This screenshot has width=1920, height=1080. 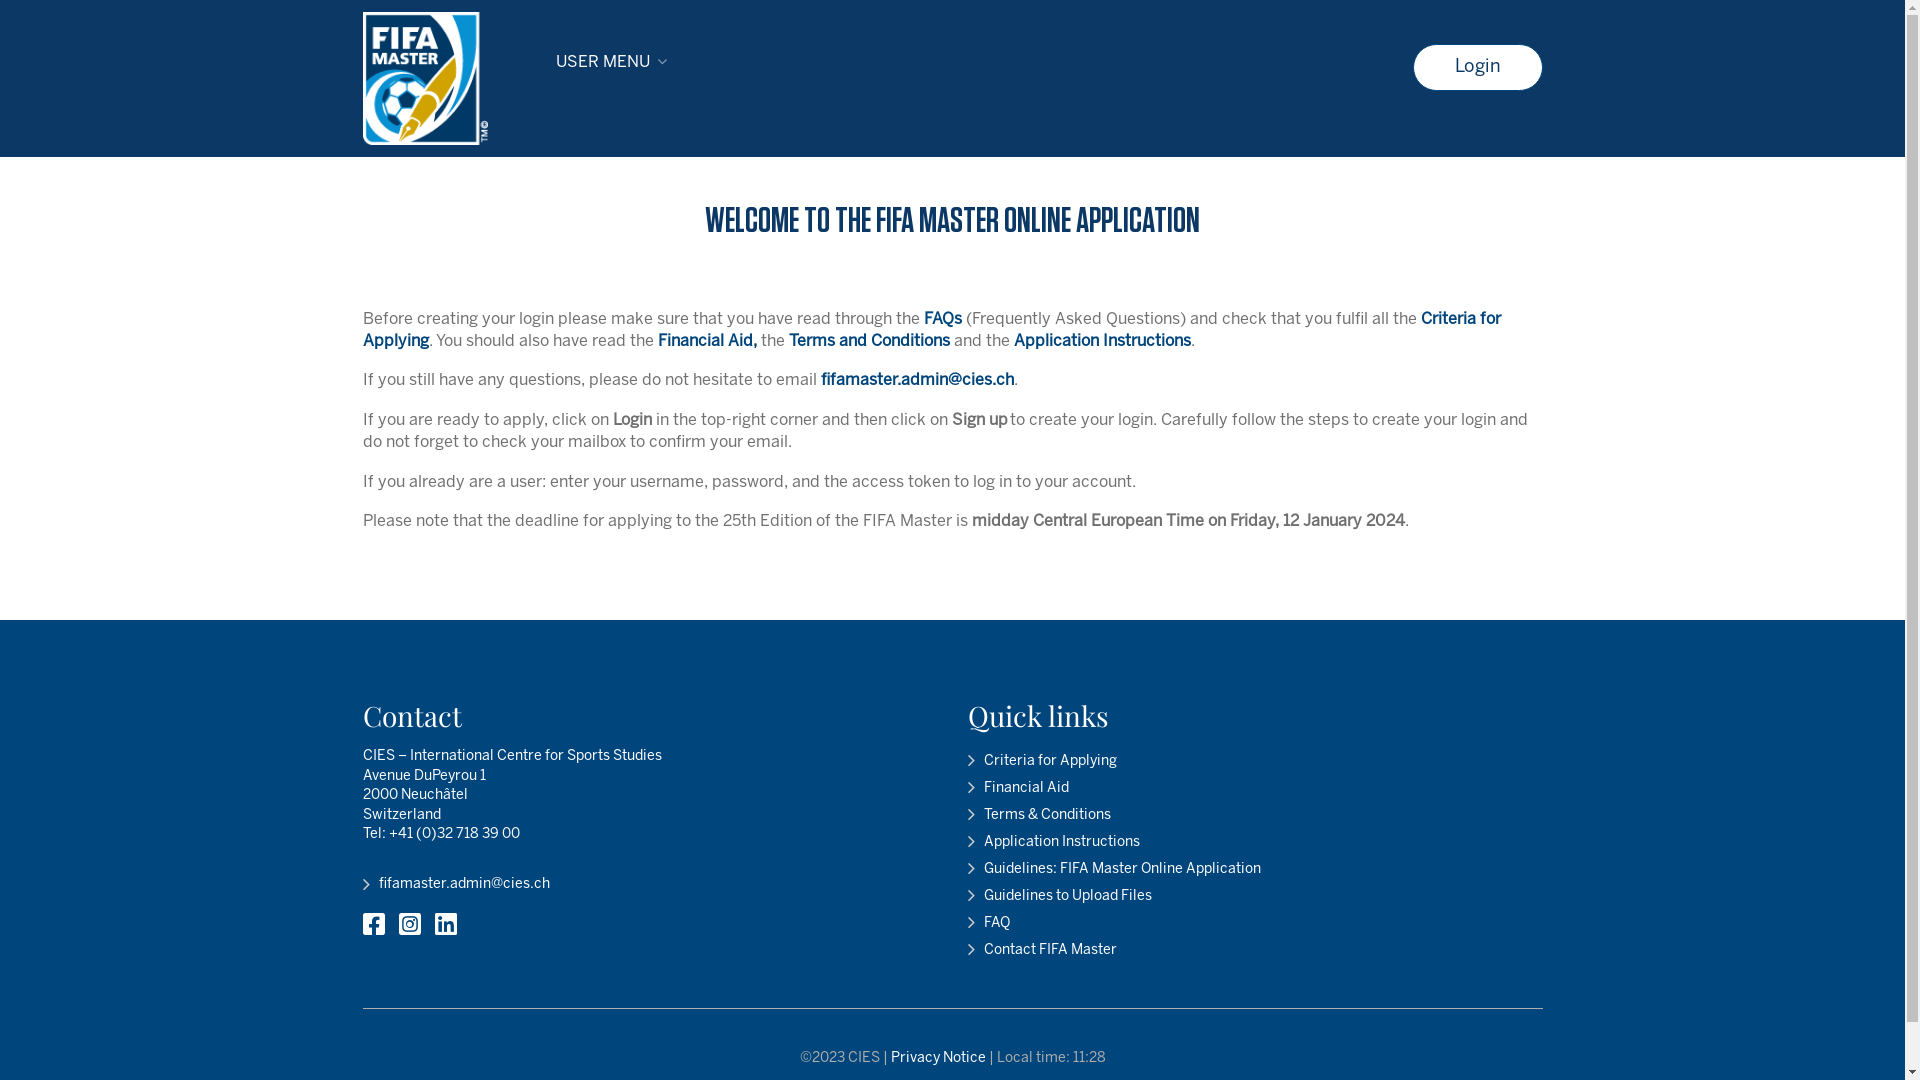 I want to click on 'FAQs', so click(x=941, y=318).